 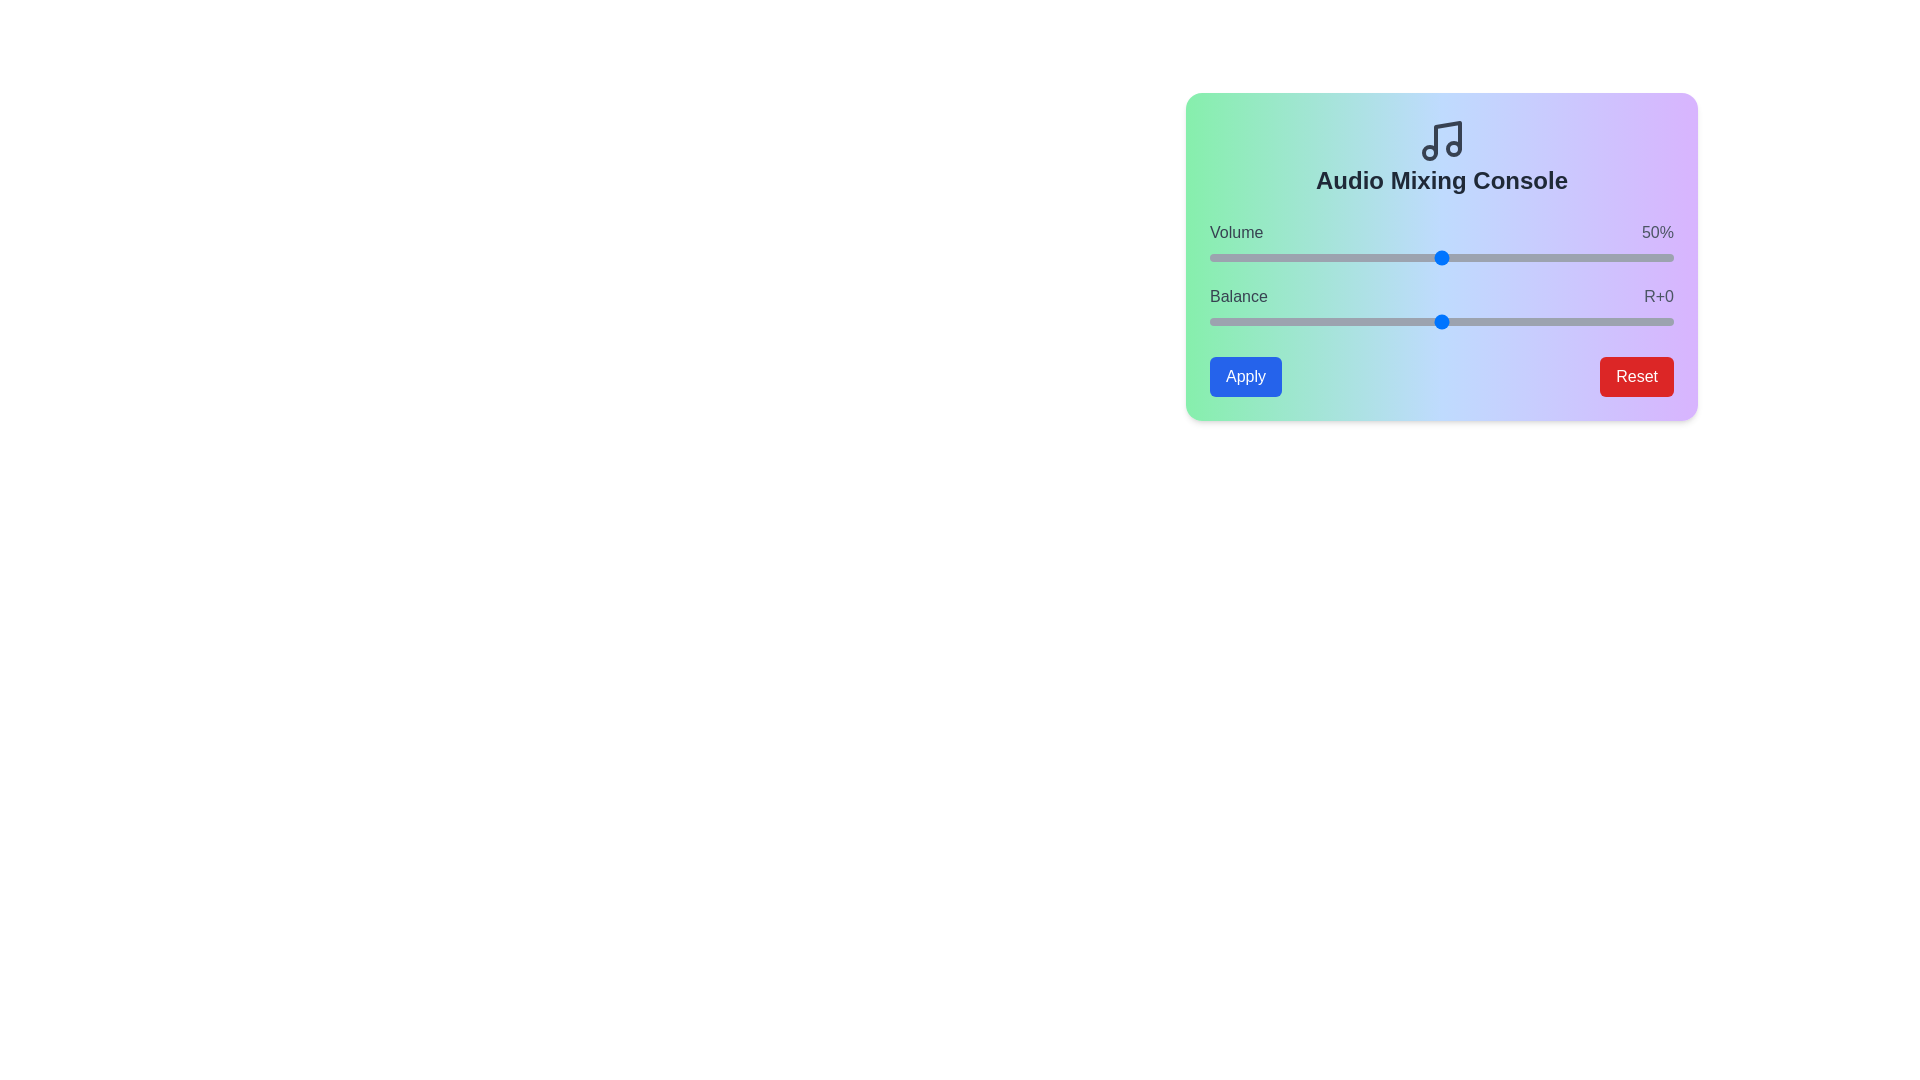 What do you see at coordinates (1390, 320) in the screenshot?
I see `balance` at bounding box center [1390, 320].